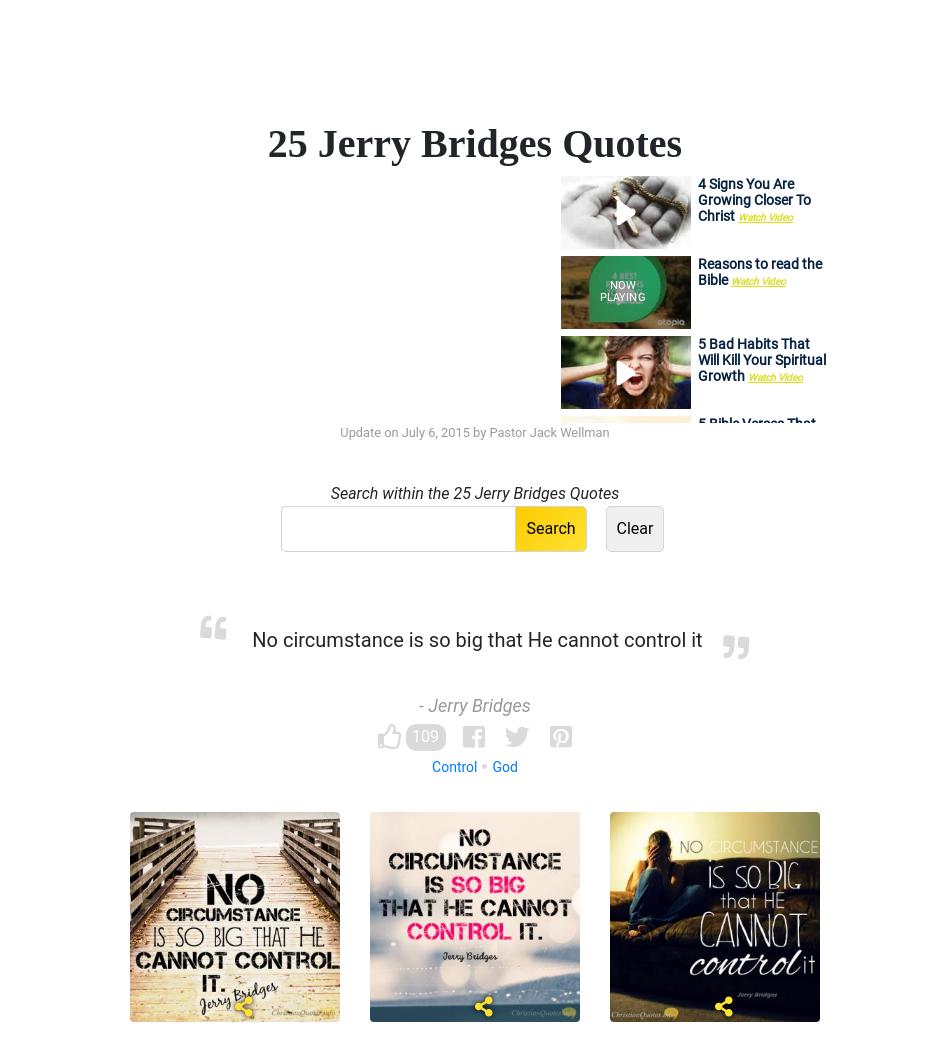  Describe the element at coordinates (416, 71) in the screenshot. I see `'Daily Quote'` at that location.